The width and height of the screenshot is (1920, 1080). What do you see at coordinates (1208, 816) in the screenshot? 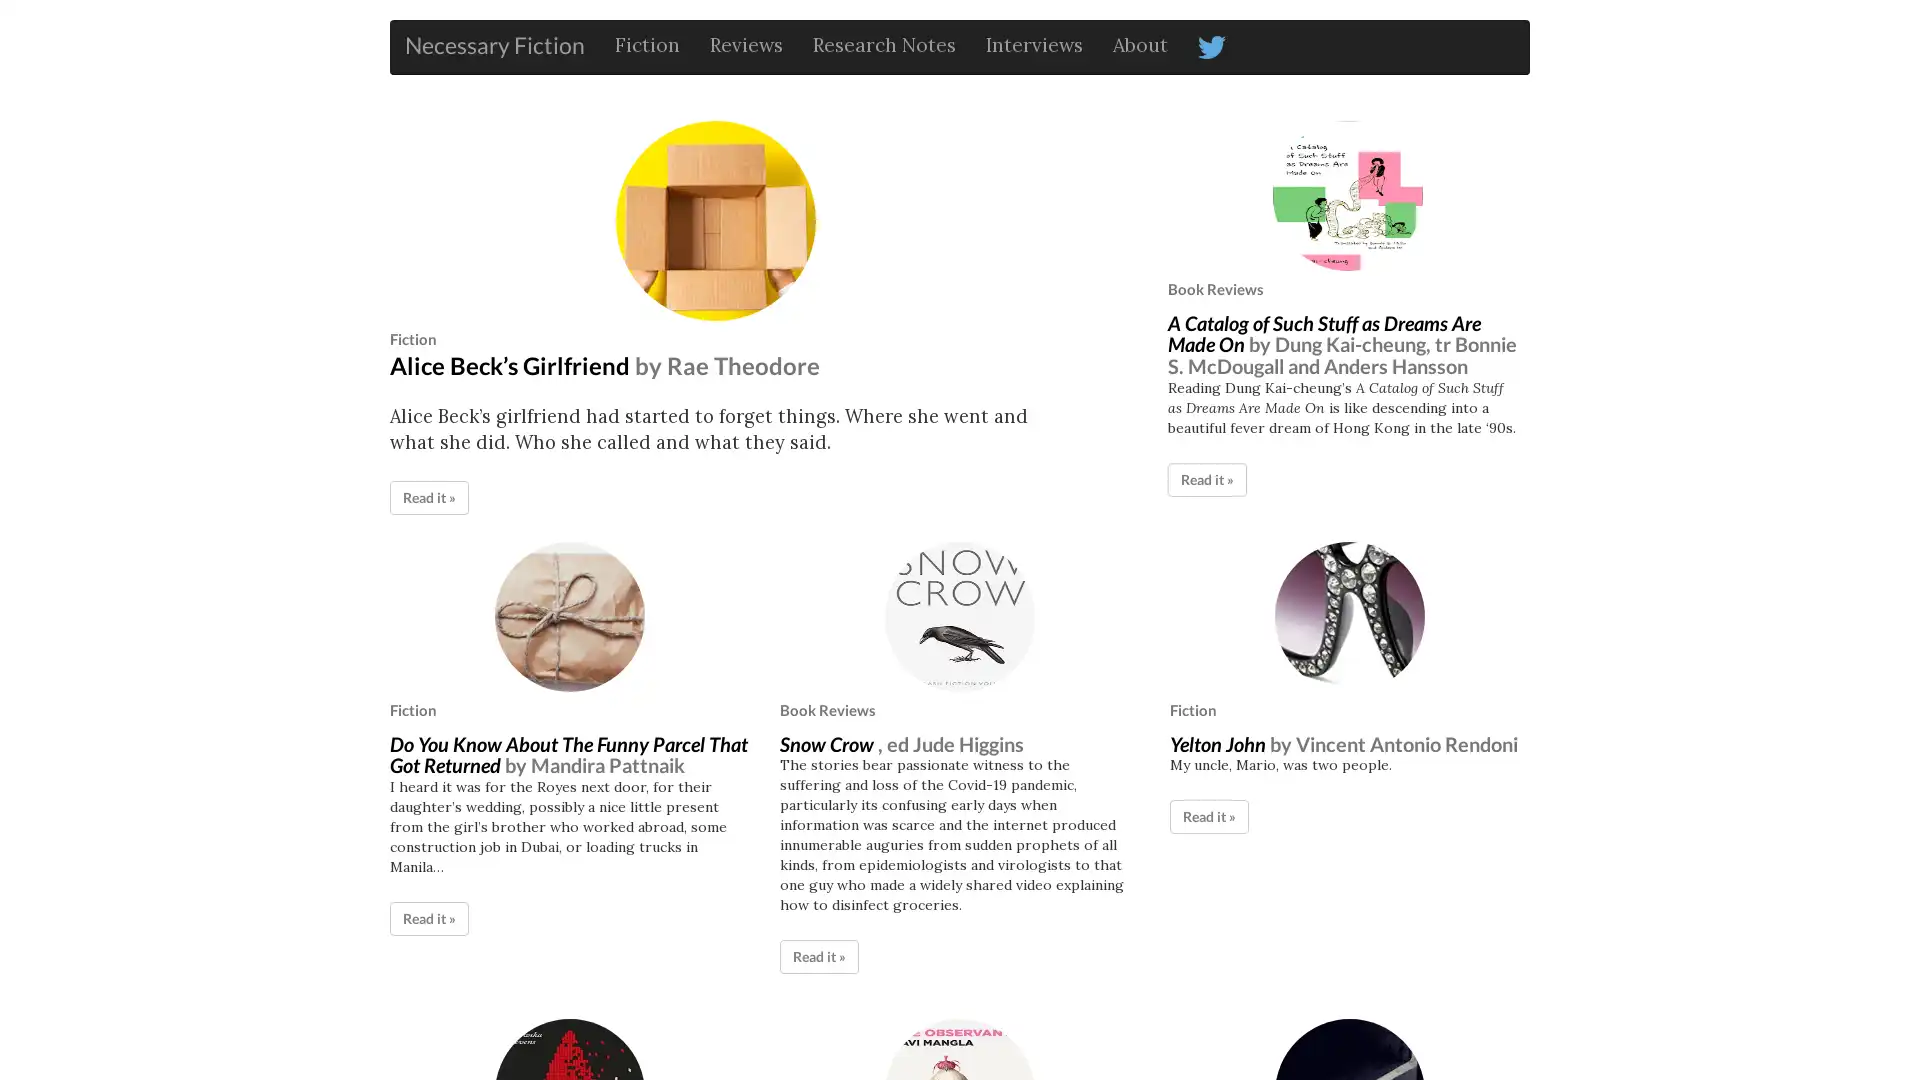
I see `Read it` at bounding box center [1208, 816].